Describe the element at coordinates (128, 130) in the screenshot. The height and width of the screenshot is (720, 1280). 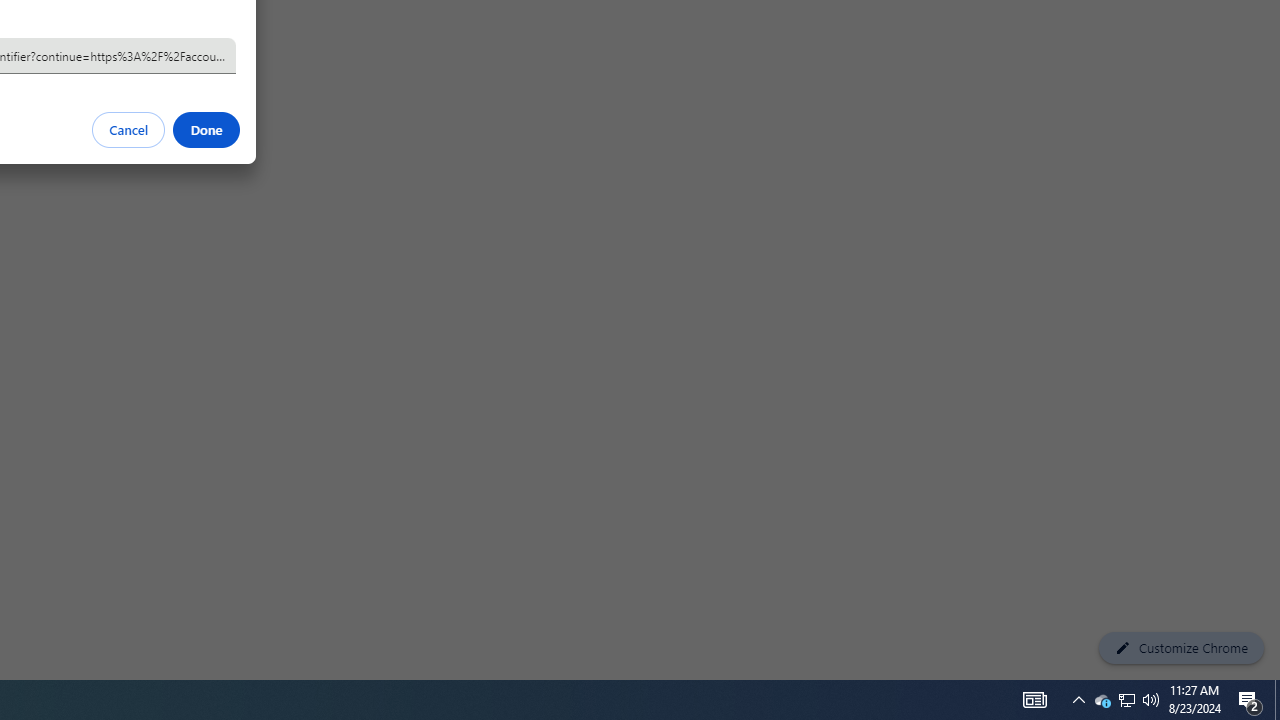
I see `'Cancel'` at that location.